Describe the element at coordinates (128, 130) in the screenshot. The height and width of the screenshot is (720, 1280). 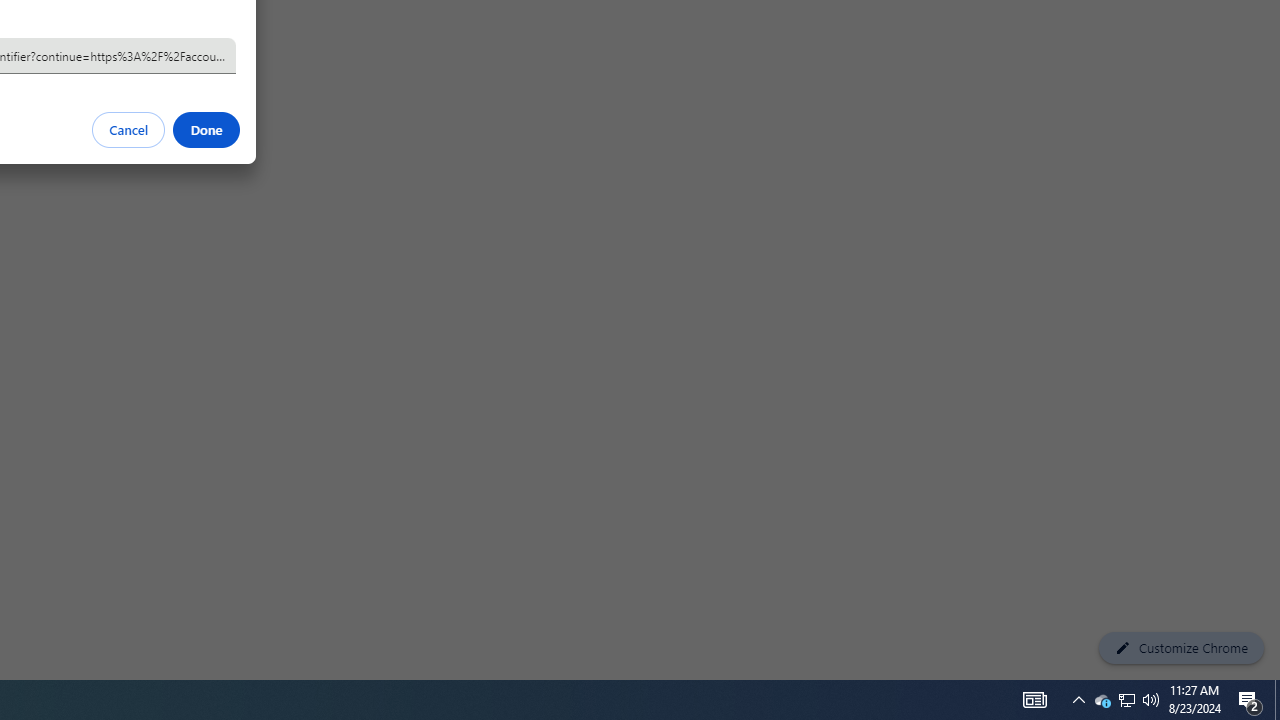
I see `'Cancel'` at that location.